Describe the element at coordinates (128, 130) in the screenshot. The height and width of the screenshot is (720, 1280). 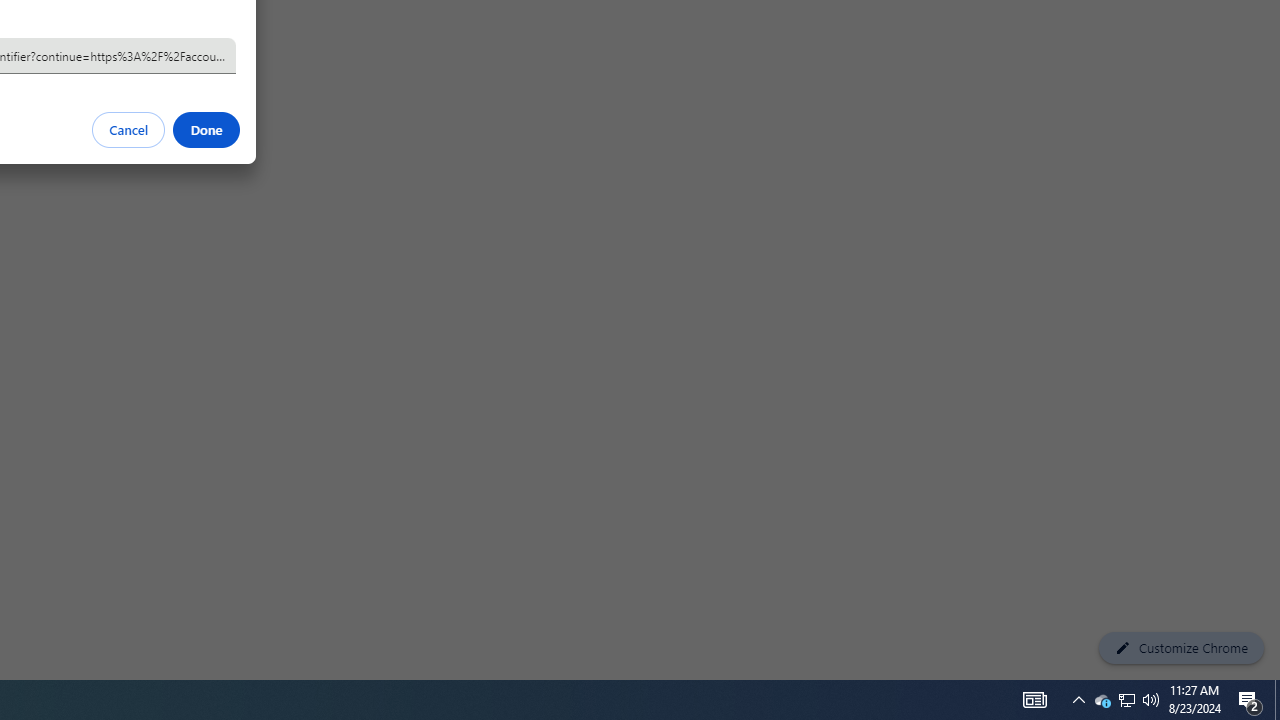
I see `'Cancel'` at that location.